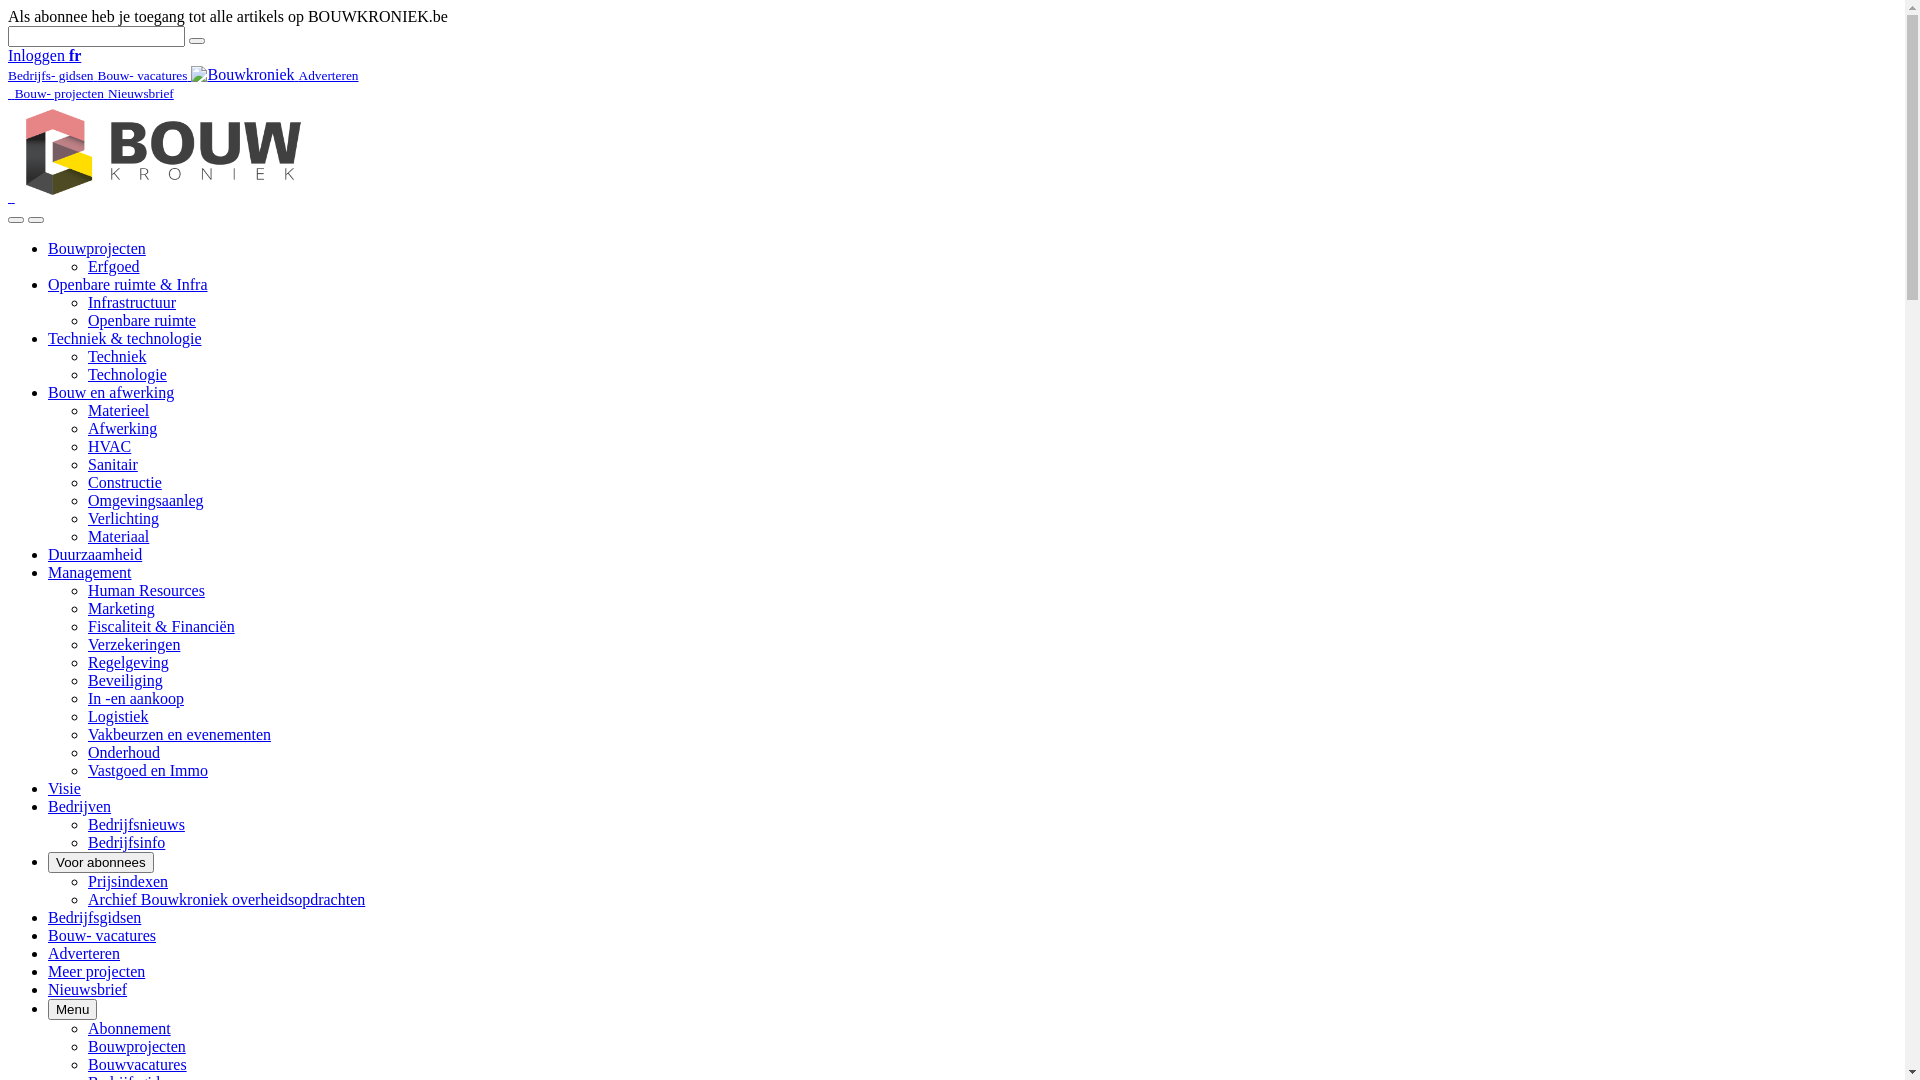  What do you see at coordinates (48, 917) in the screenshot?
I see `'Bedrijfsgidsen'` at bounding box center [48, 917].